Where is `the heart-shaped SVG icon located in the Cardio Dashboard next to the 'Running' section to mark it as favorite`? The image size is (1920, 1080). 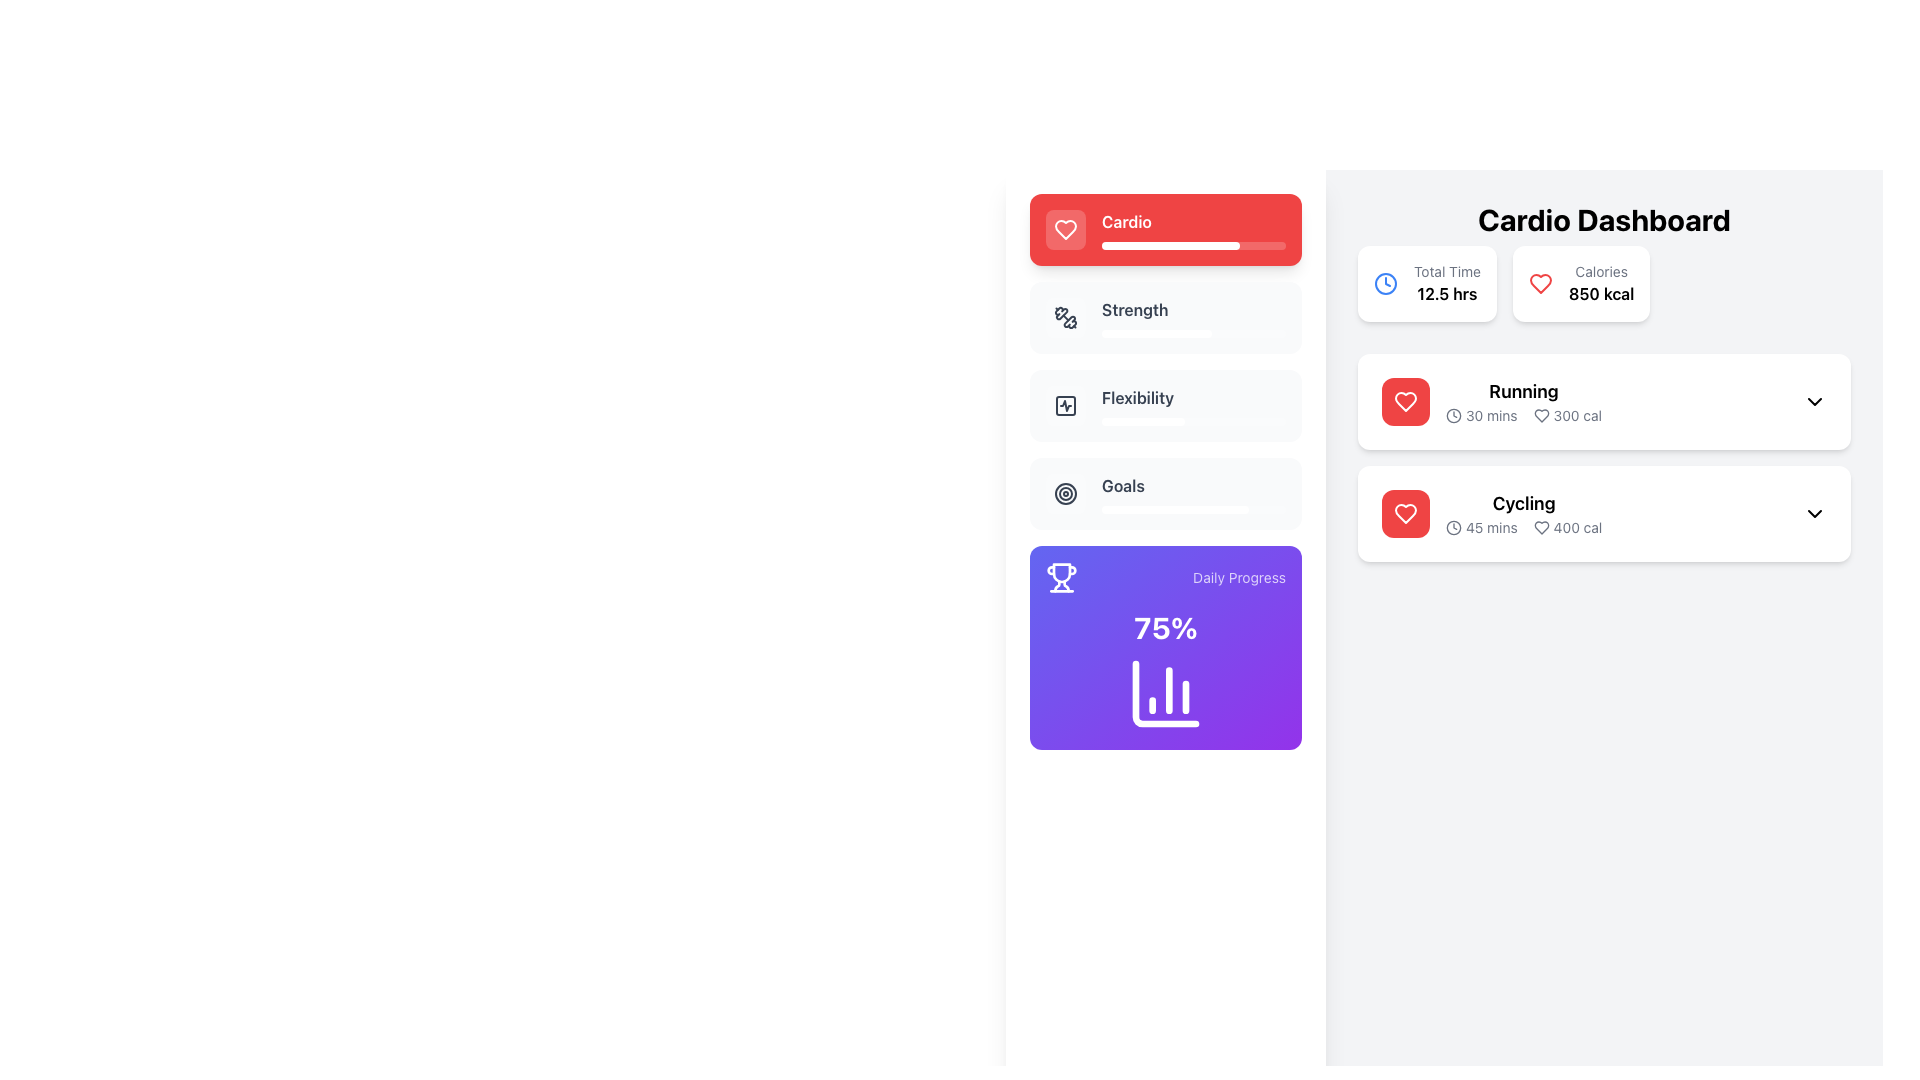
the heart-shaped SVG icon located in the Cardio Dashboard next to the 'Running' section to mark it as favorite is located at coordinates (1540, 415).